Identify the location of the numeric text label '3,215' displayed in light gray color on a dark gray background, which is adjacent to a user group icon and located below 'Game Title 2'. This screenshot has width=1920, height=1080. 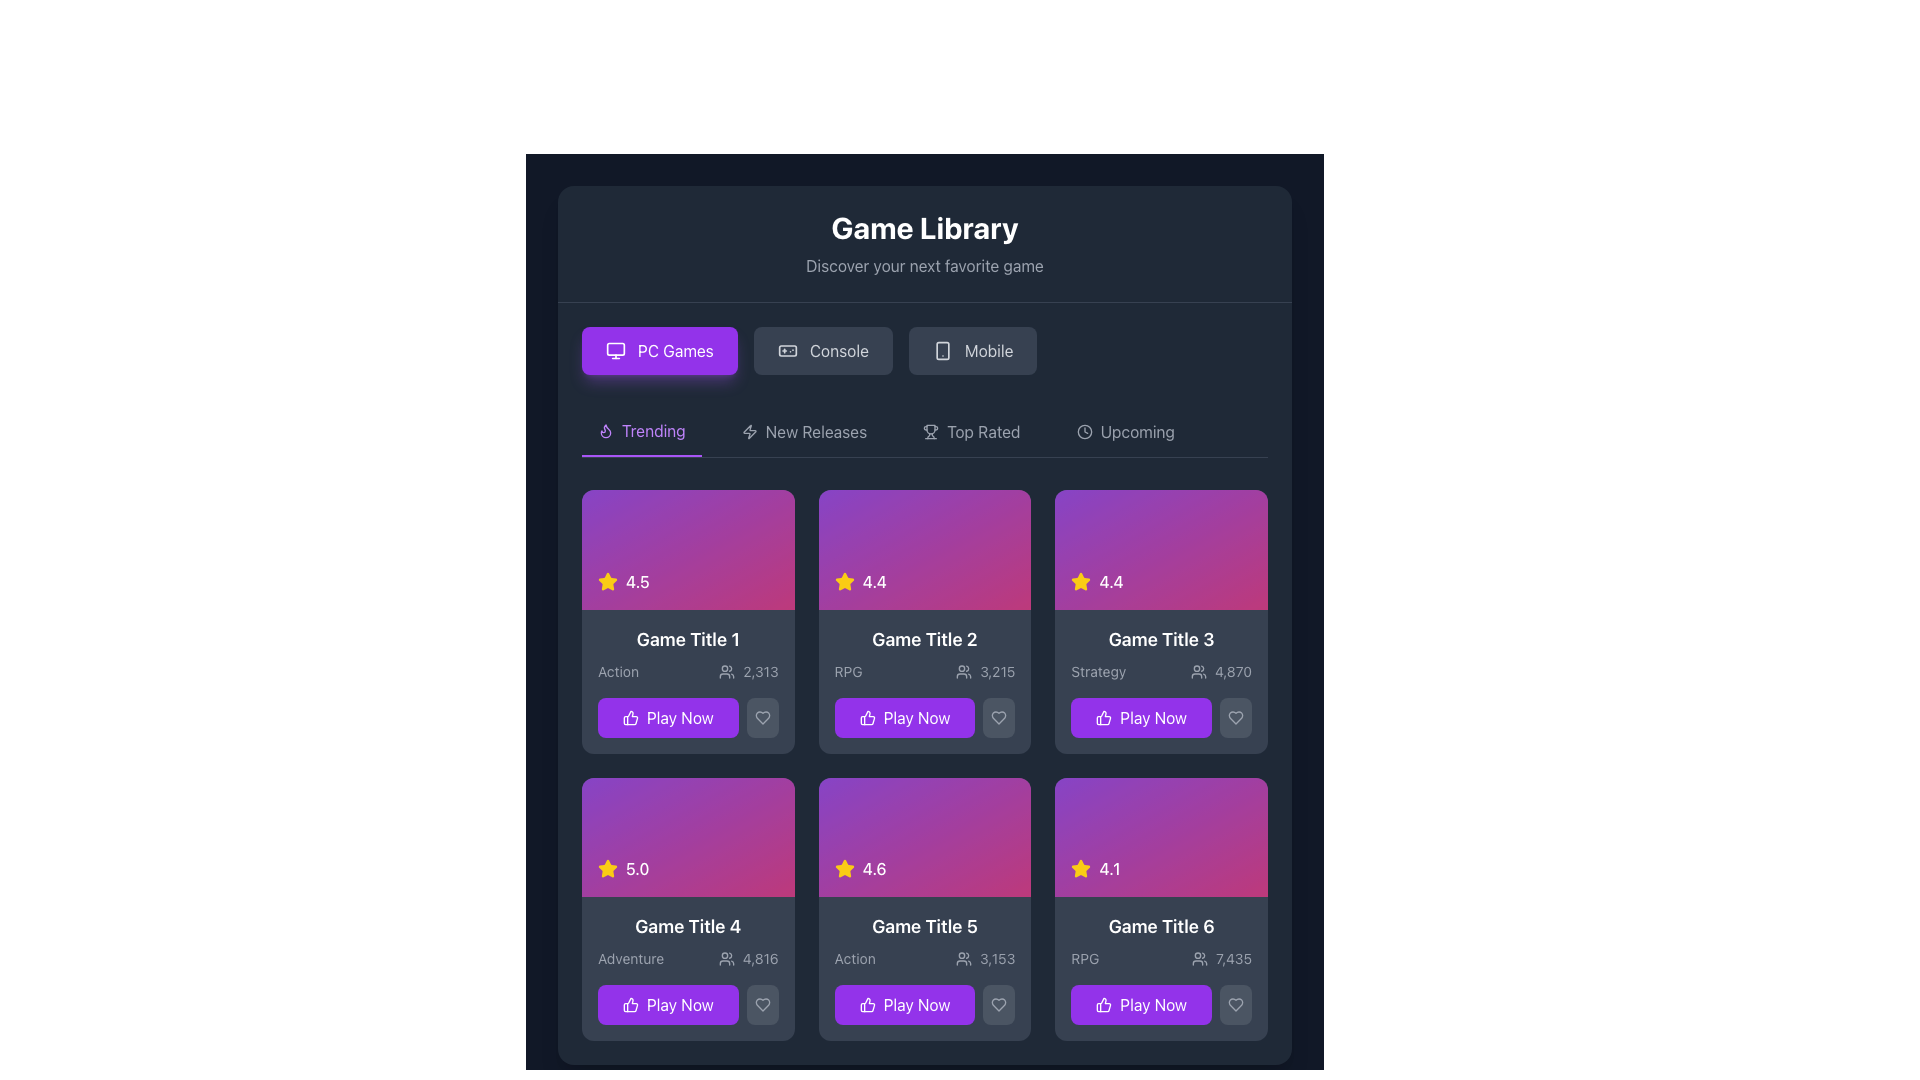
(997, 671).